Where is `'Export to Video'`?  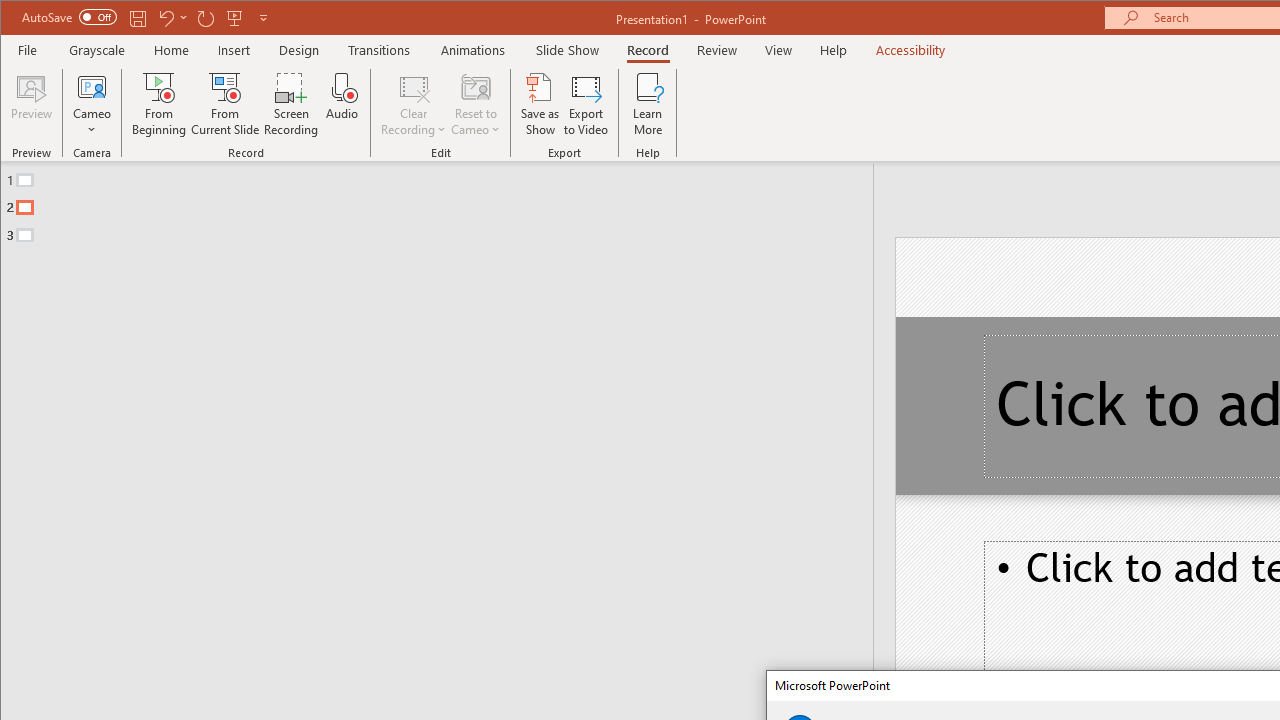
'Export to Video' is located at coordinates (585, 104).